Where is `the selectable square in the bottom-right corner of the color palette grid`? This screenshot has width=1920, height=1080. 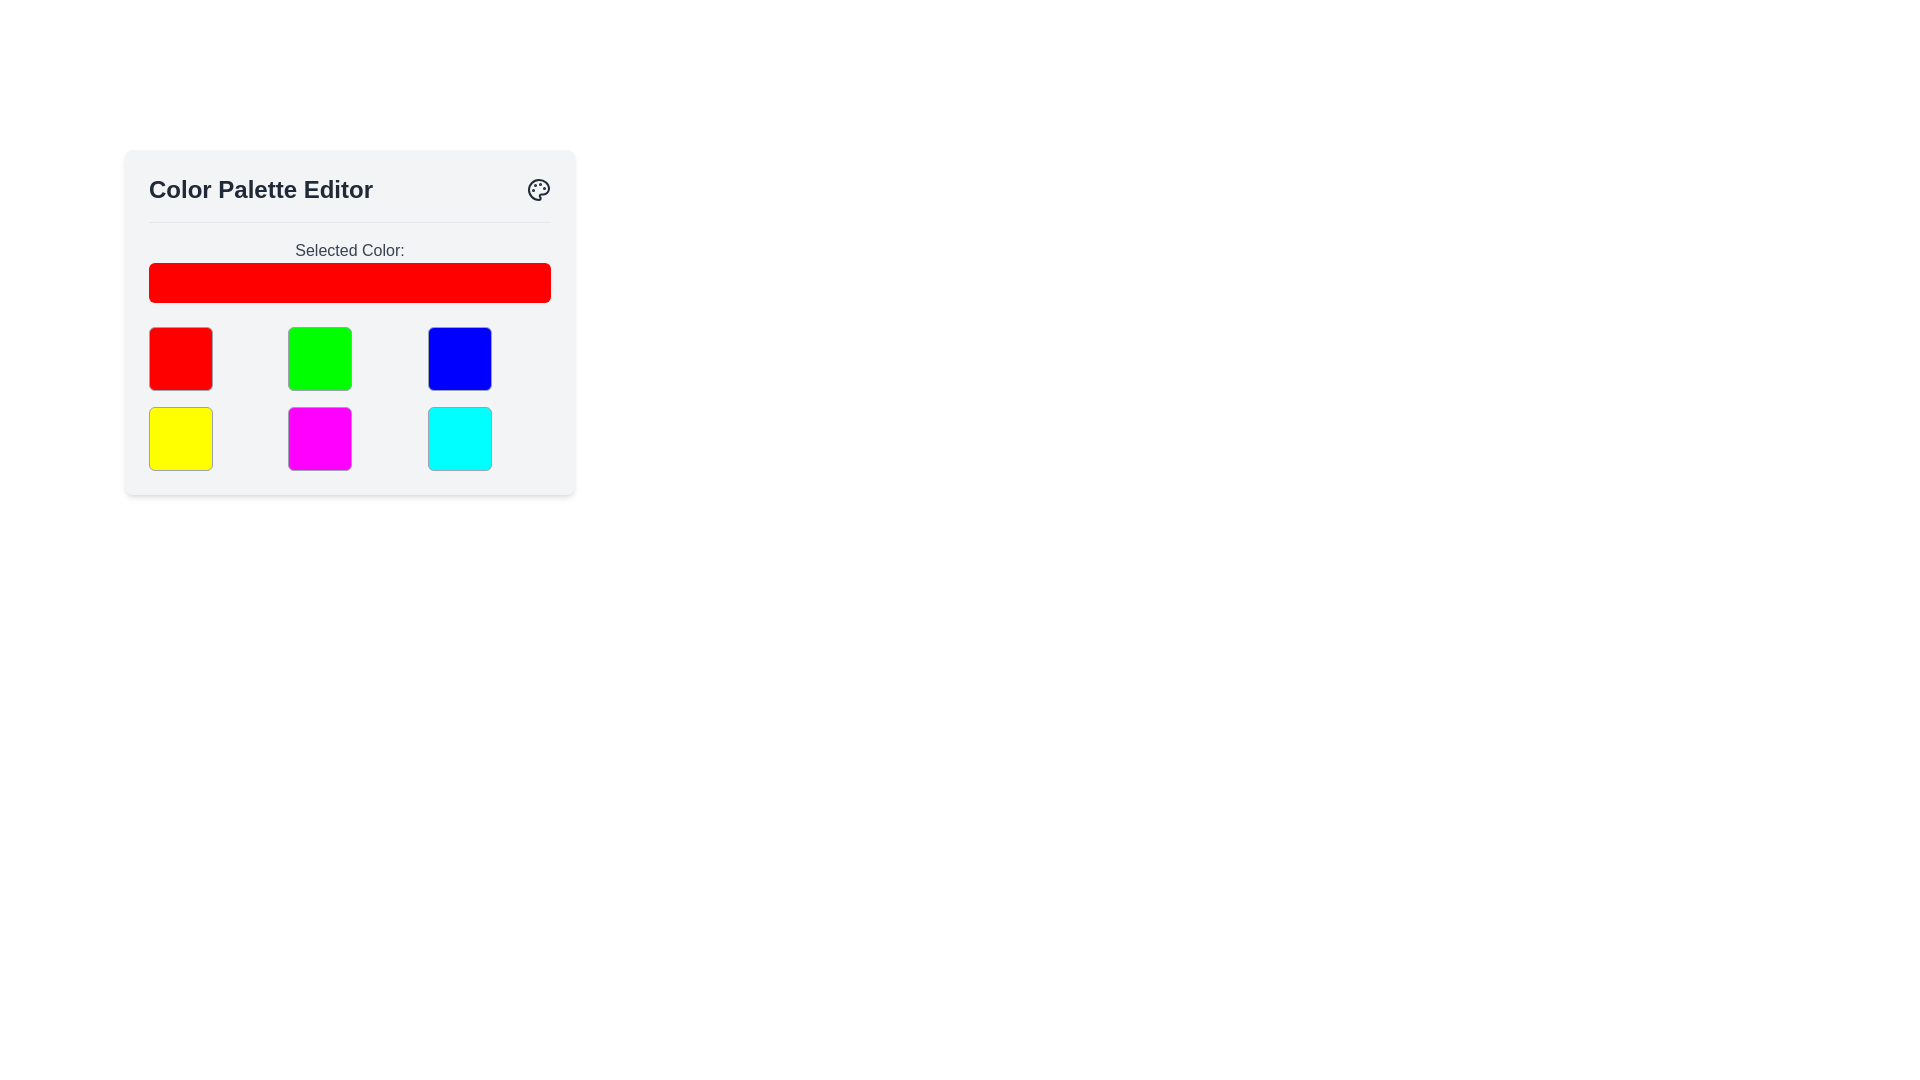
the selectable square in the bottom-right corner of the color palette grid is located at coordinates (458, 438).